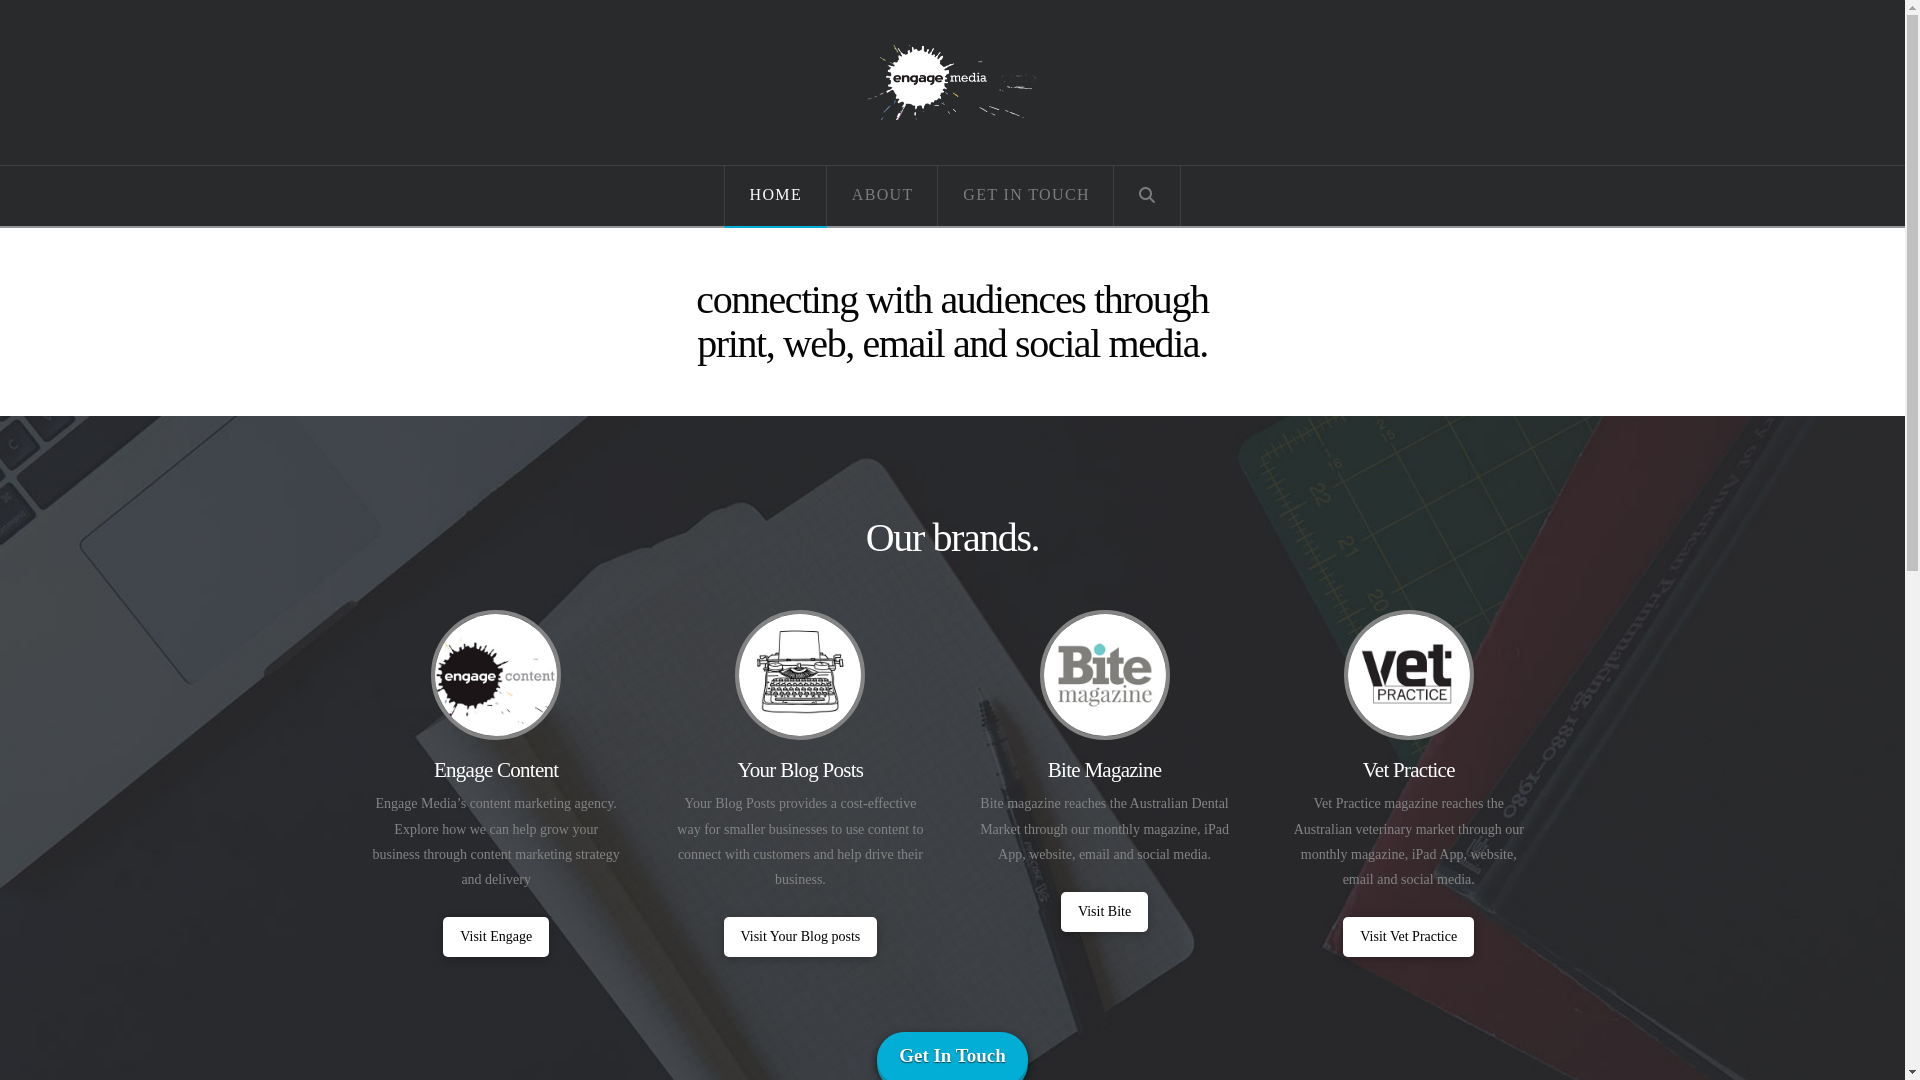 This screenshot has width=1920, height=1080. Describe the element at coordinates (774, 196) in the screenshot. I see `'HOME'` at that location.